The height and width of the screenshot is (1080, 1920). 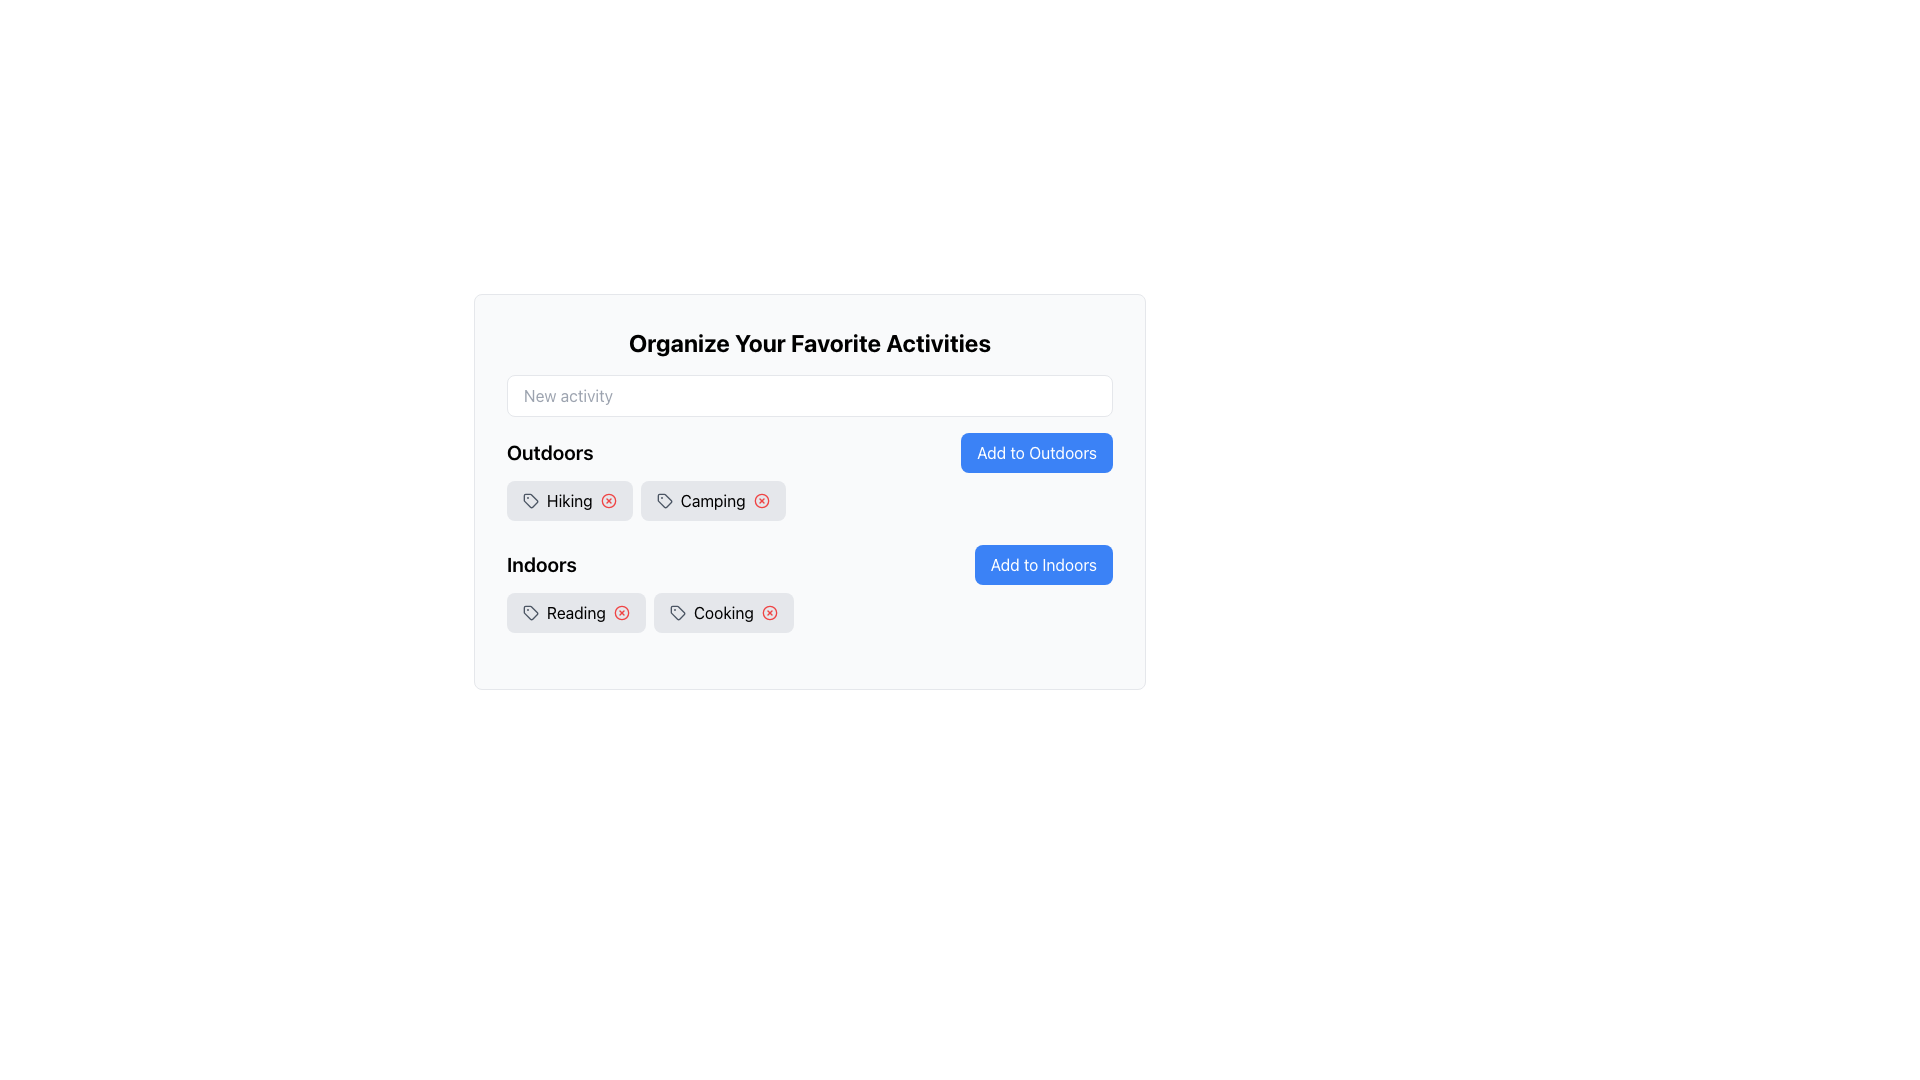 What do you see at coordinates (1042, 564) in the screenshot?
I see `the button located to the right of the 'Indoors' text` at bounding box center [1042, 564].